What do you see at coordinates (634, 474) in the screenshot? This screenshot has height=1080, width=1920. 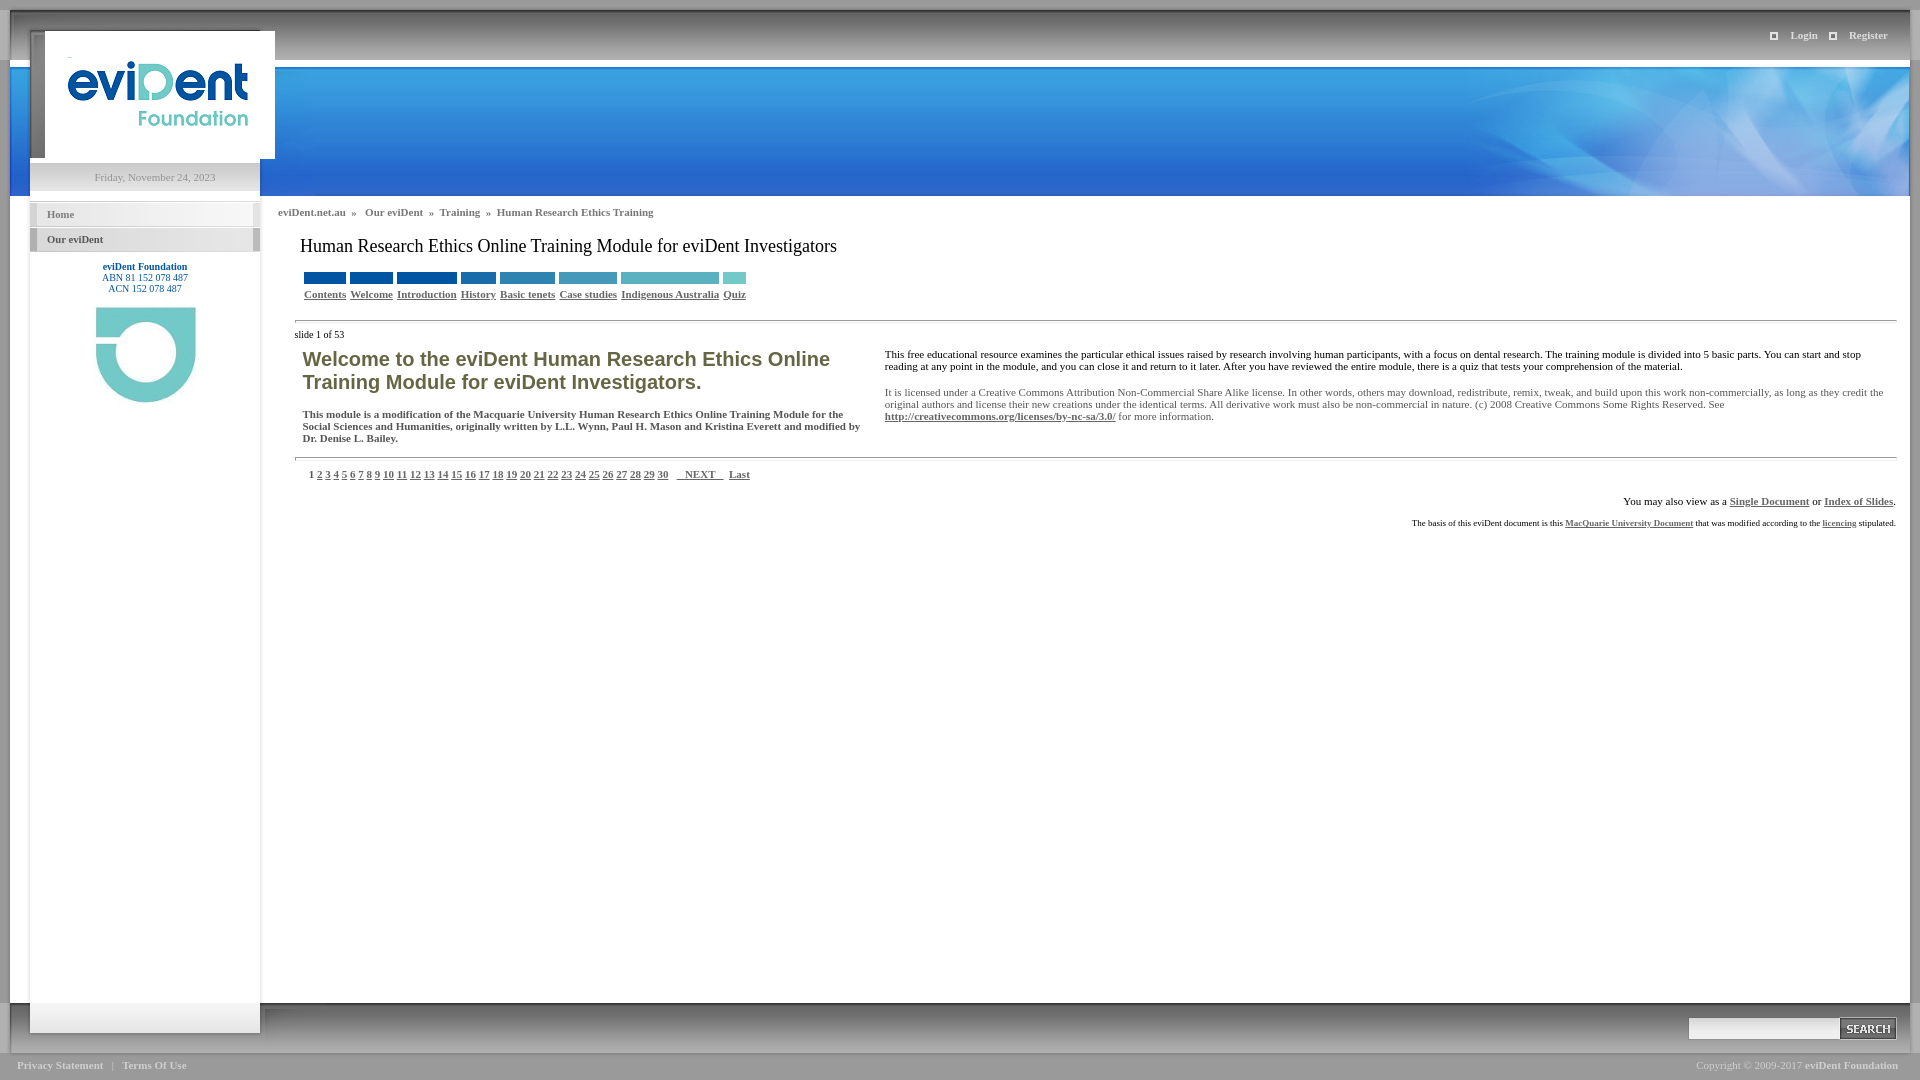 I see `'28'` at bounding box center [634, 474].